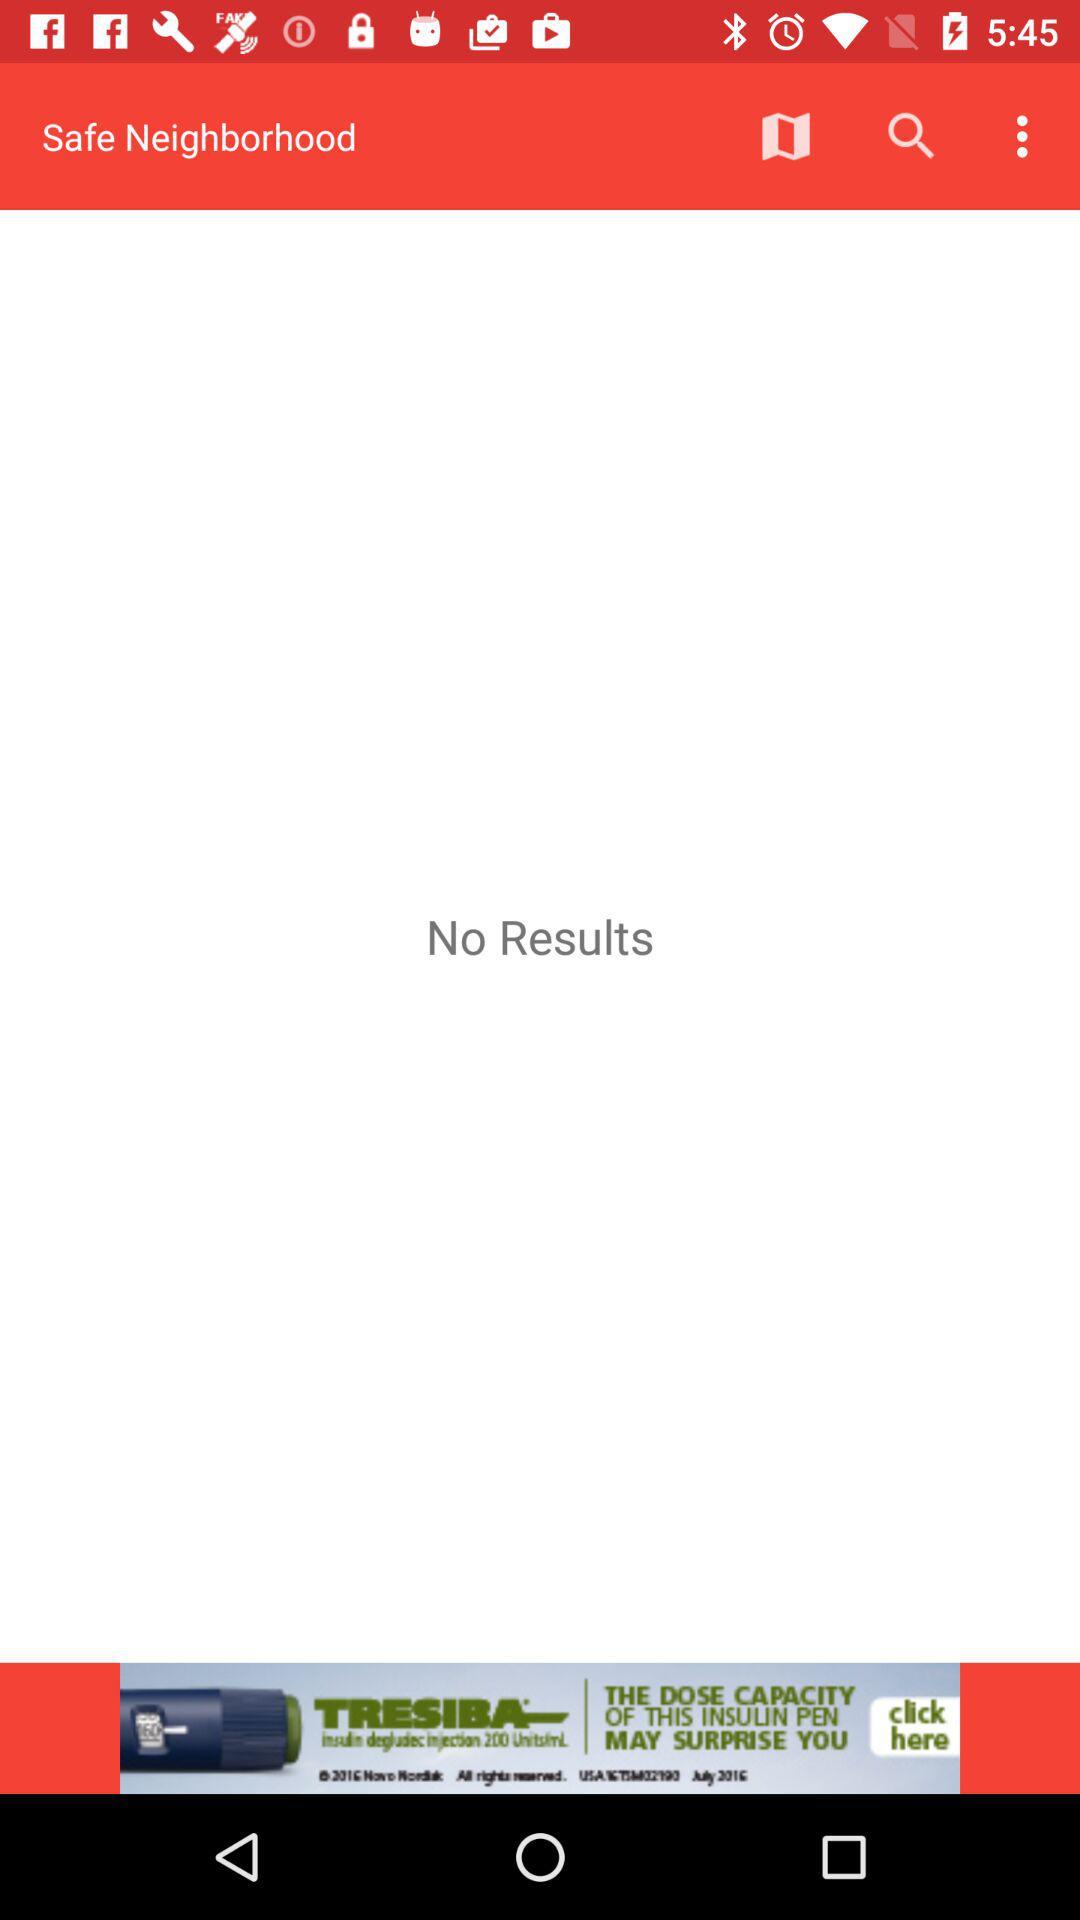 This screenshot has width=1080, height=1920. Describe the element at coordinates (1027, 135) in the screenshot. I see `icon above no results item` at that location.